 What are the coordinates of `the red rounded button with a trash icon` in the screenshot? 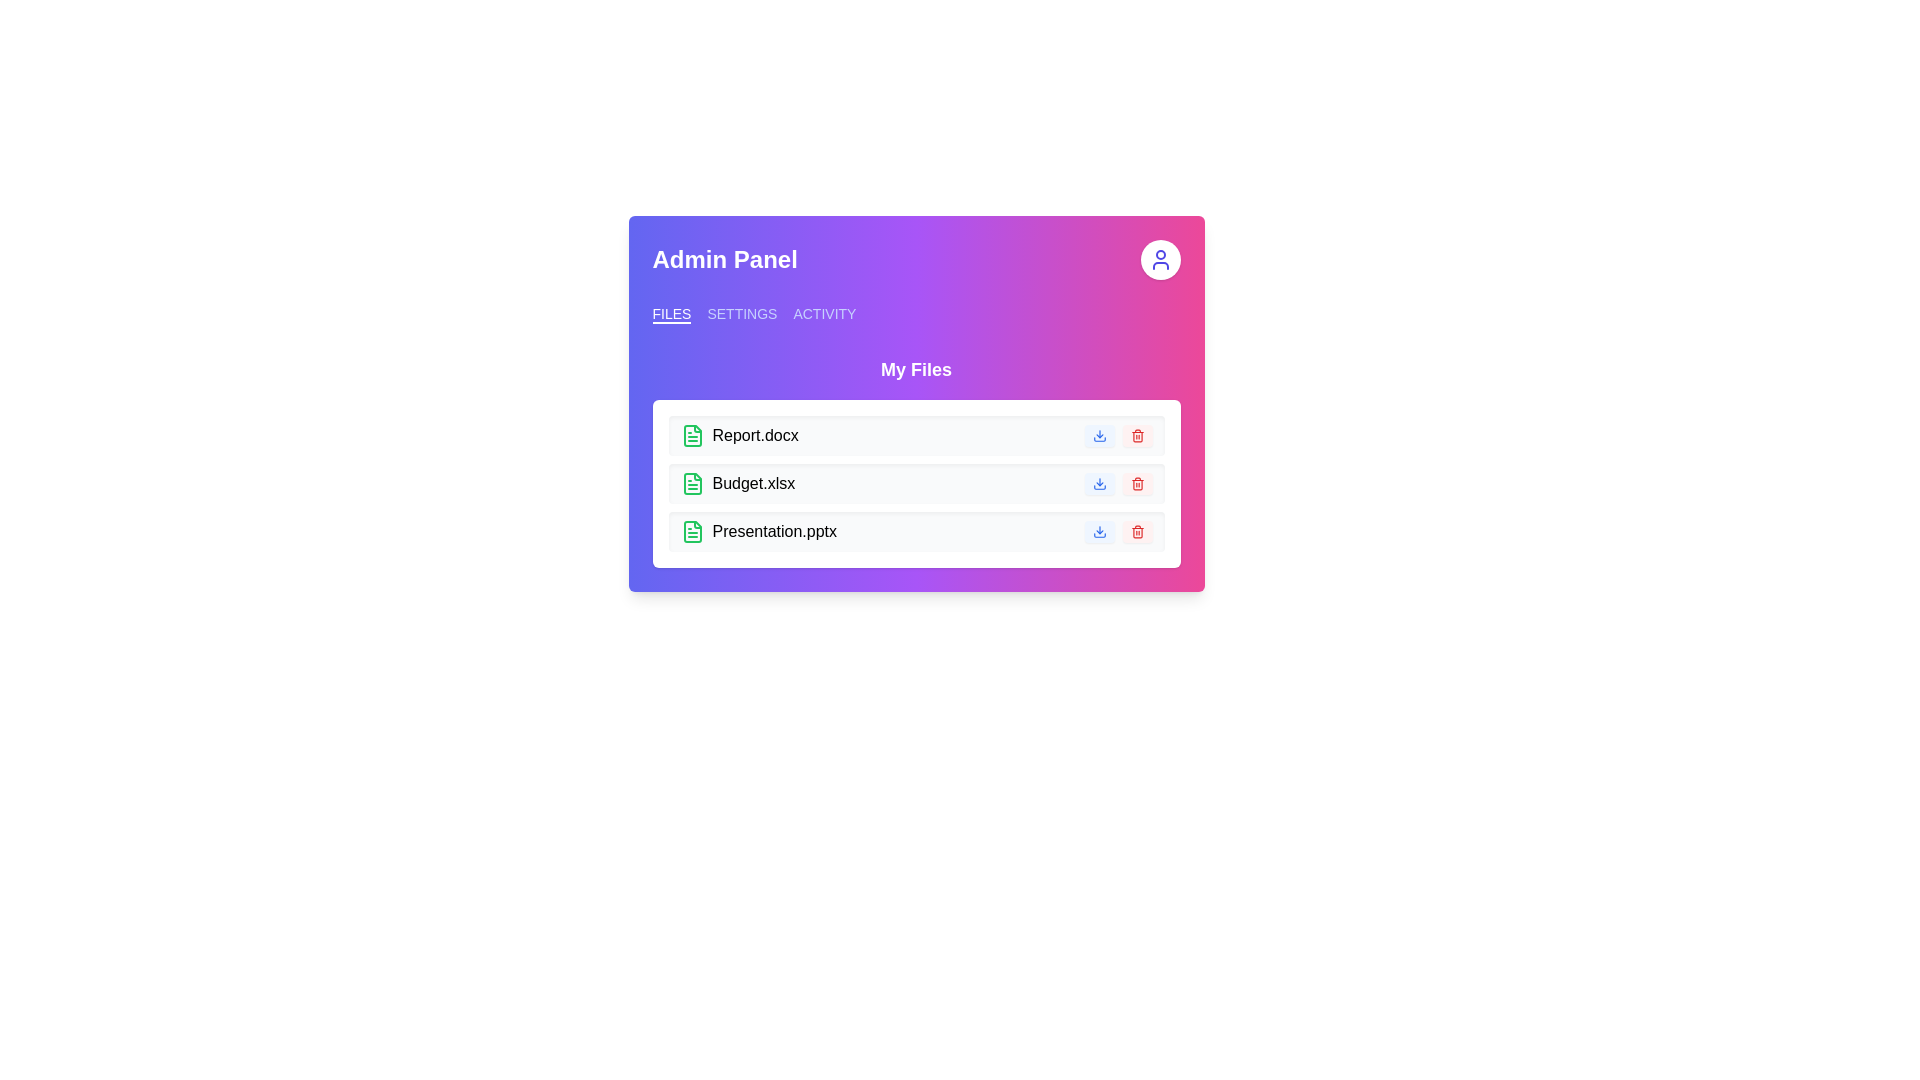 It's located at (1137, 434).